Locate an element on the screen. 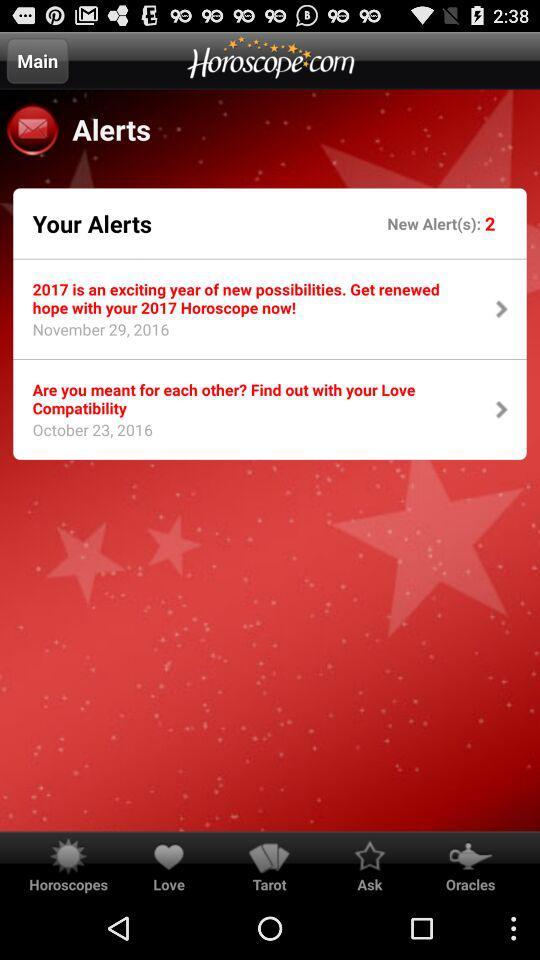  the item above are you meant is located at coordinates (93, 335).